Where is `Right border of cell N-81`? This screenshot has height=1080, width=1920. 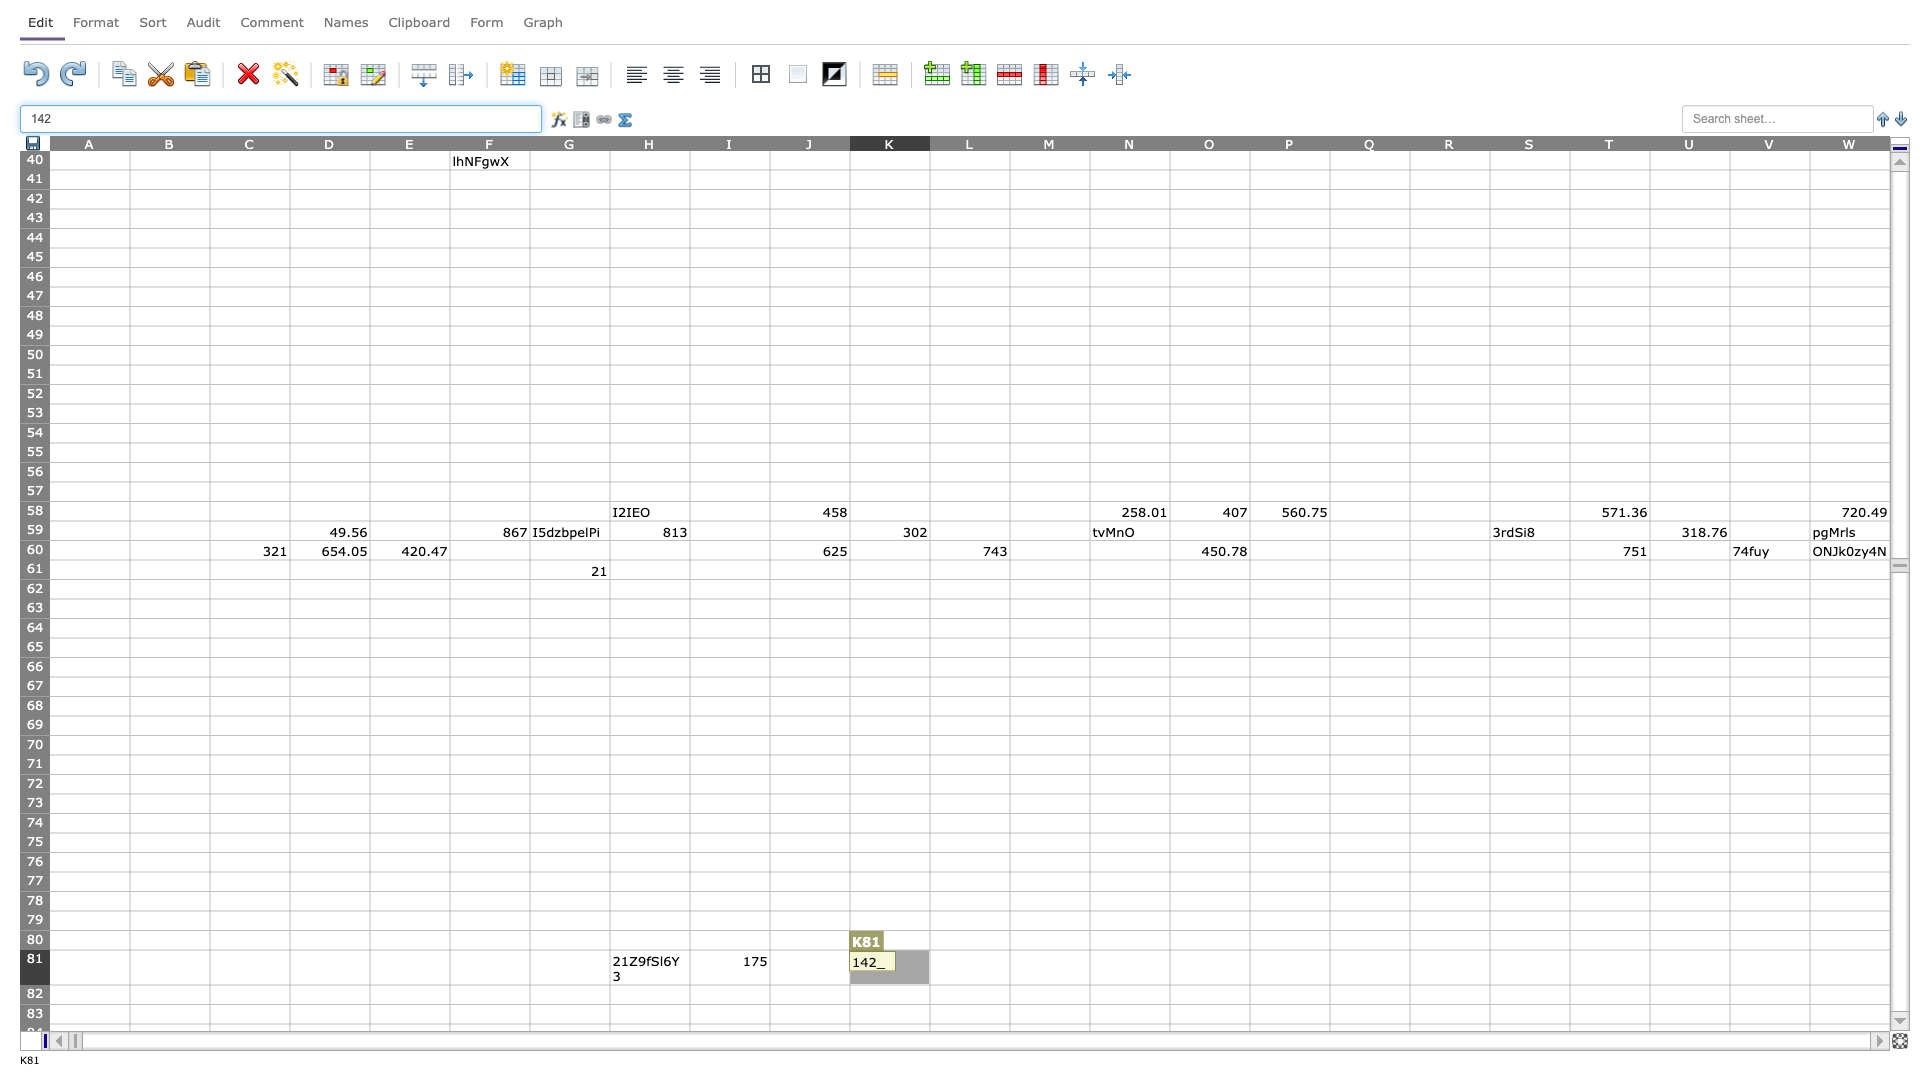 Right border of cell N-81 is located at coordinates (1170, 966).